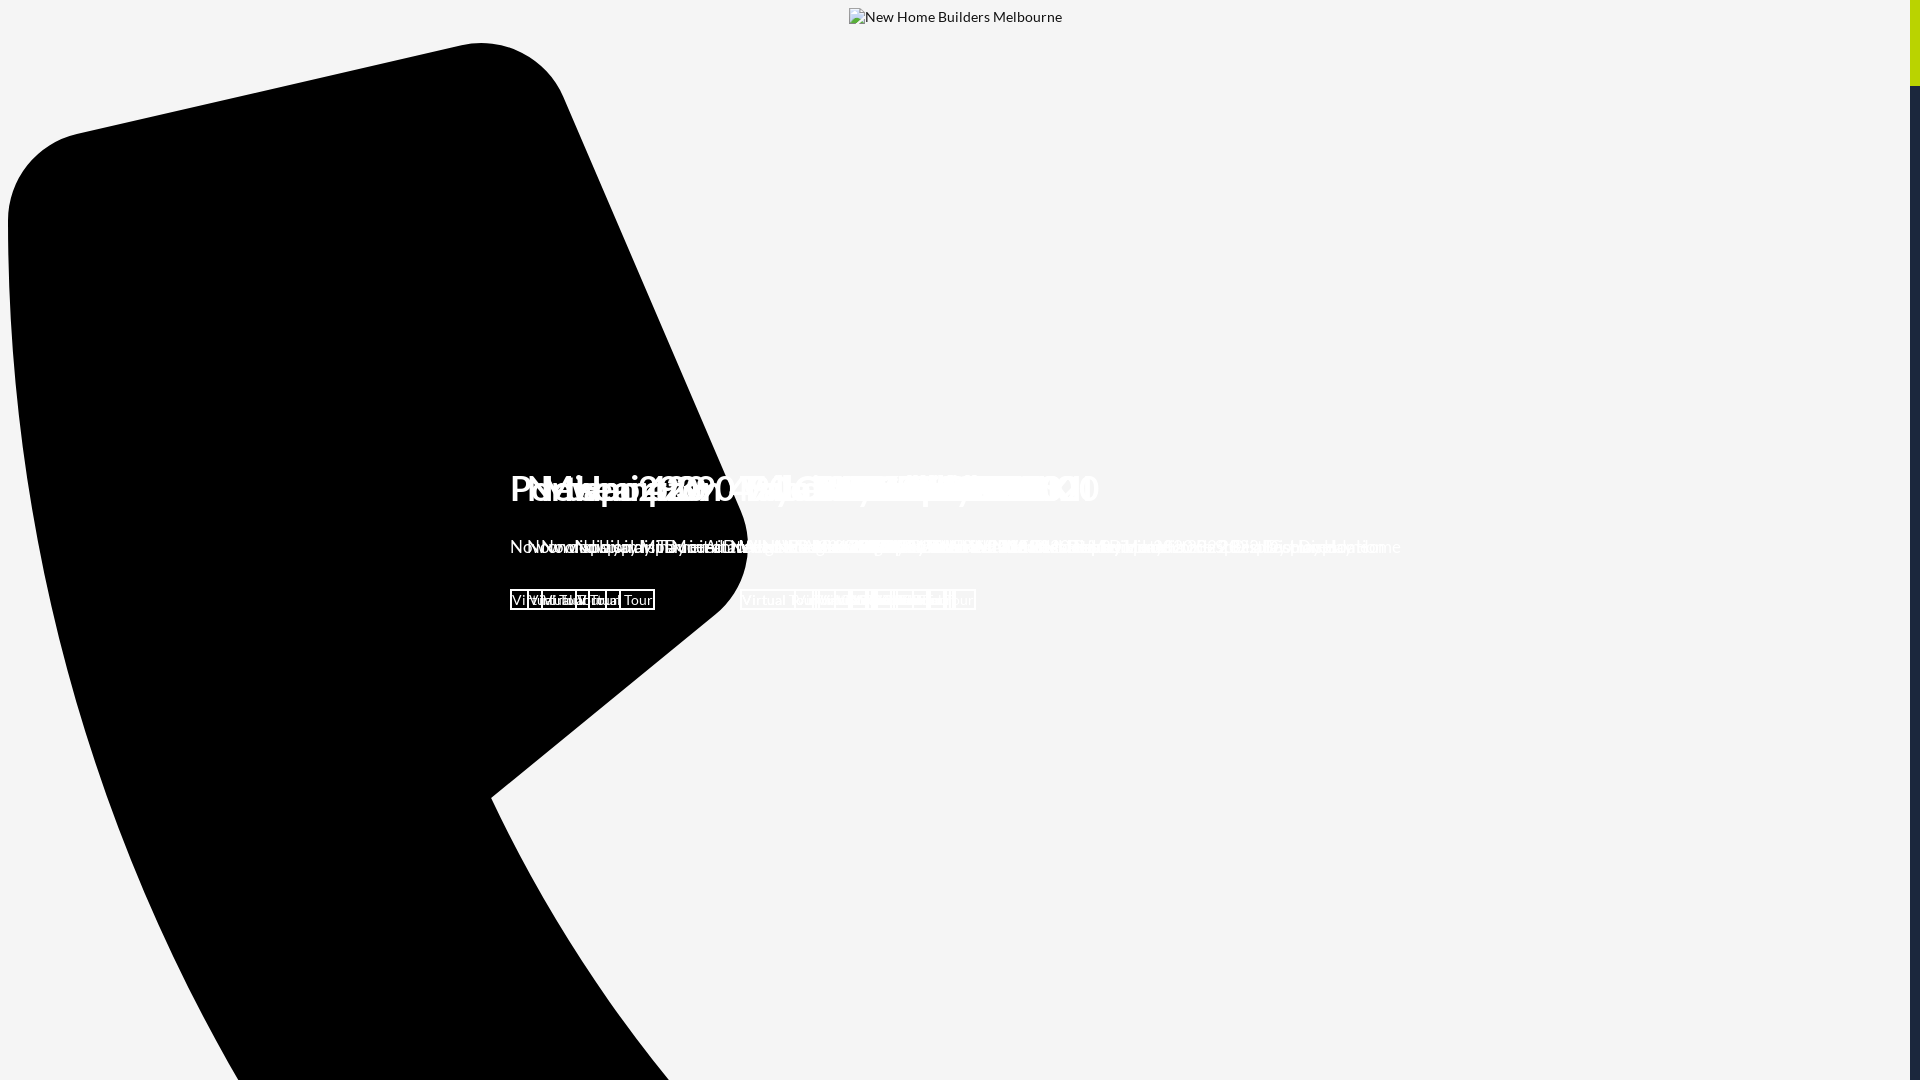 This screenshot has width=1920, height=1080. Describe the element at coordinates (738, 598) in the screenshot. I see `'Virtual Tour'` at that location.